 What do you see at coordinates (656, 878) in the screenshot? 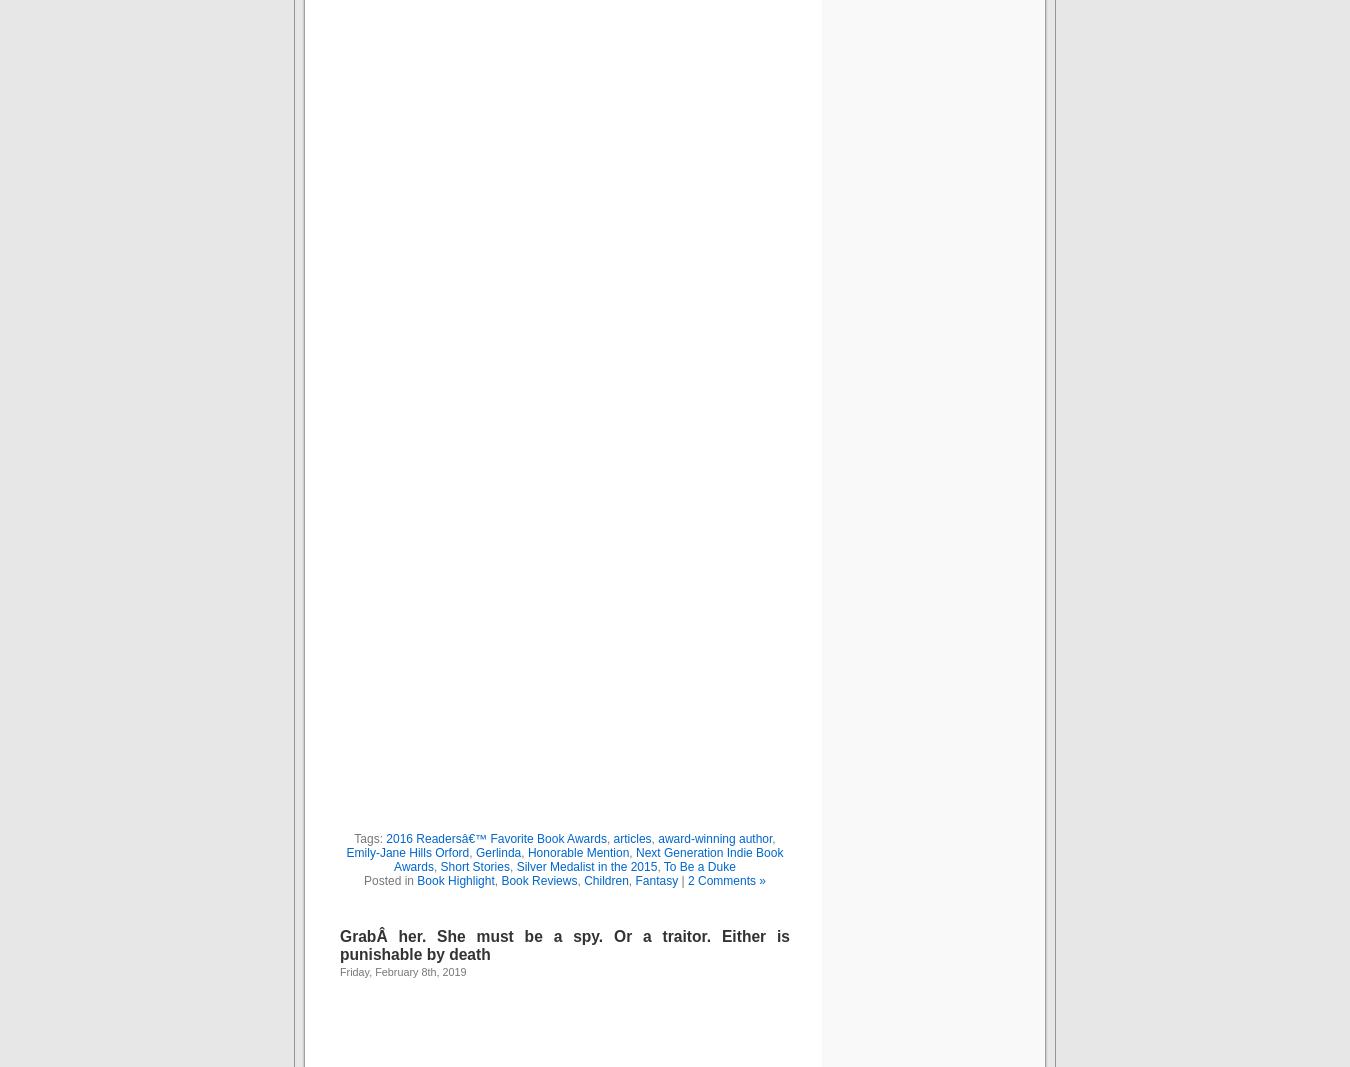
I see `'Fantasy'` at bounding box center [656, 878].